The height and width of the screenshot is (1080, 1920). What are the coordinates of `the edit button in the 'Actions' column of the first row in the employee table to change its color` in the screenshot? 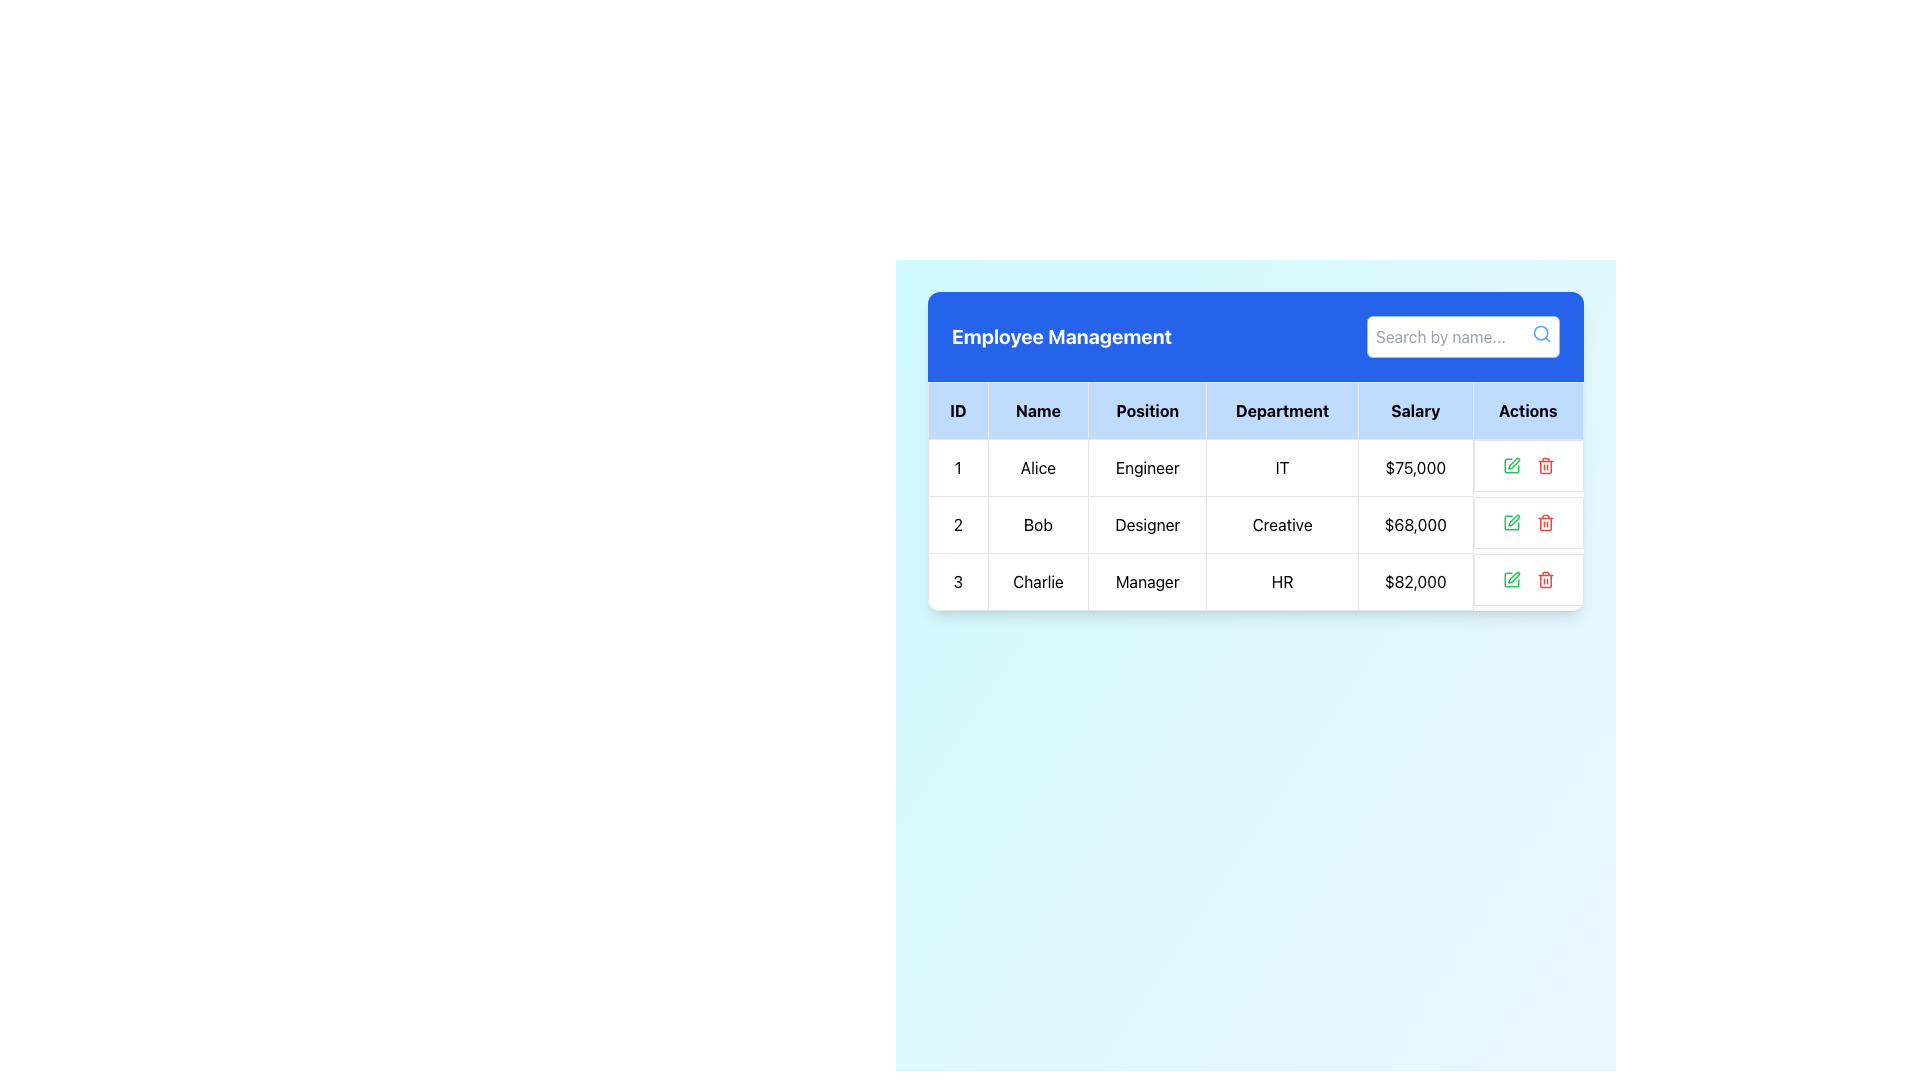 It's located at (1511, 579).